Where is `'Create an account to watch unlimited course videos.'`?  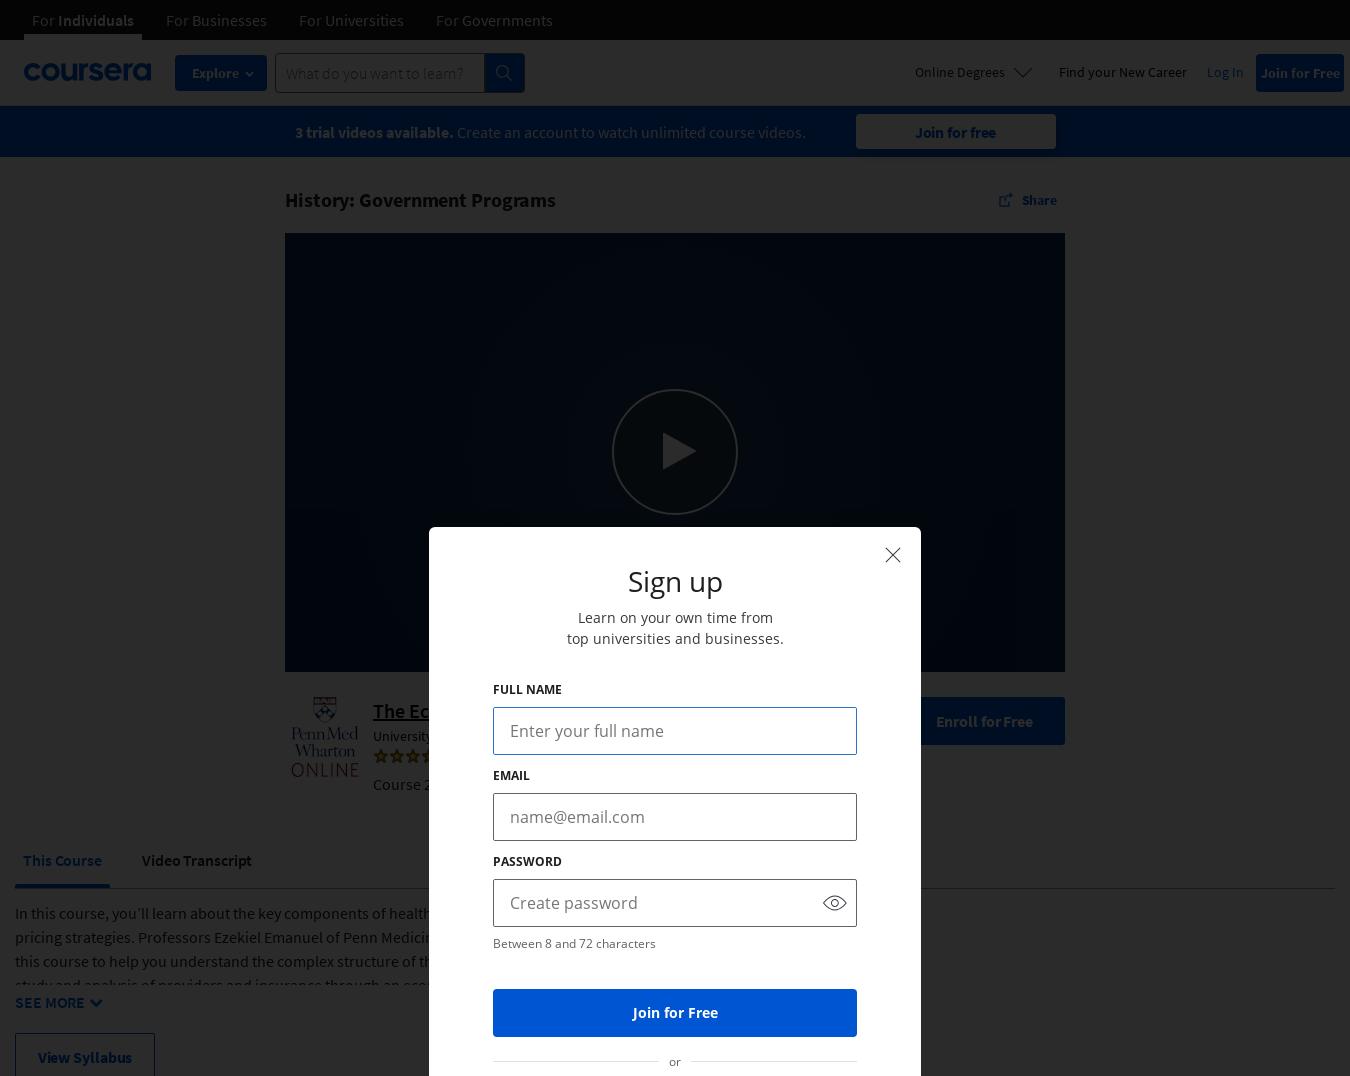
'Create an account to watch unlimited course videos.' is located at coordinates (630, 129).